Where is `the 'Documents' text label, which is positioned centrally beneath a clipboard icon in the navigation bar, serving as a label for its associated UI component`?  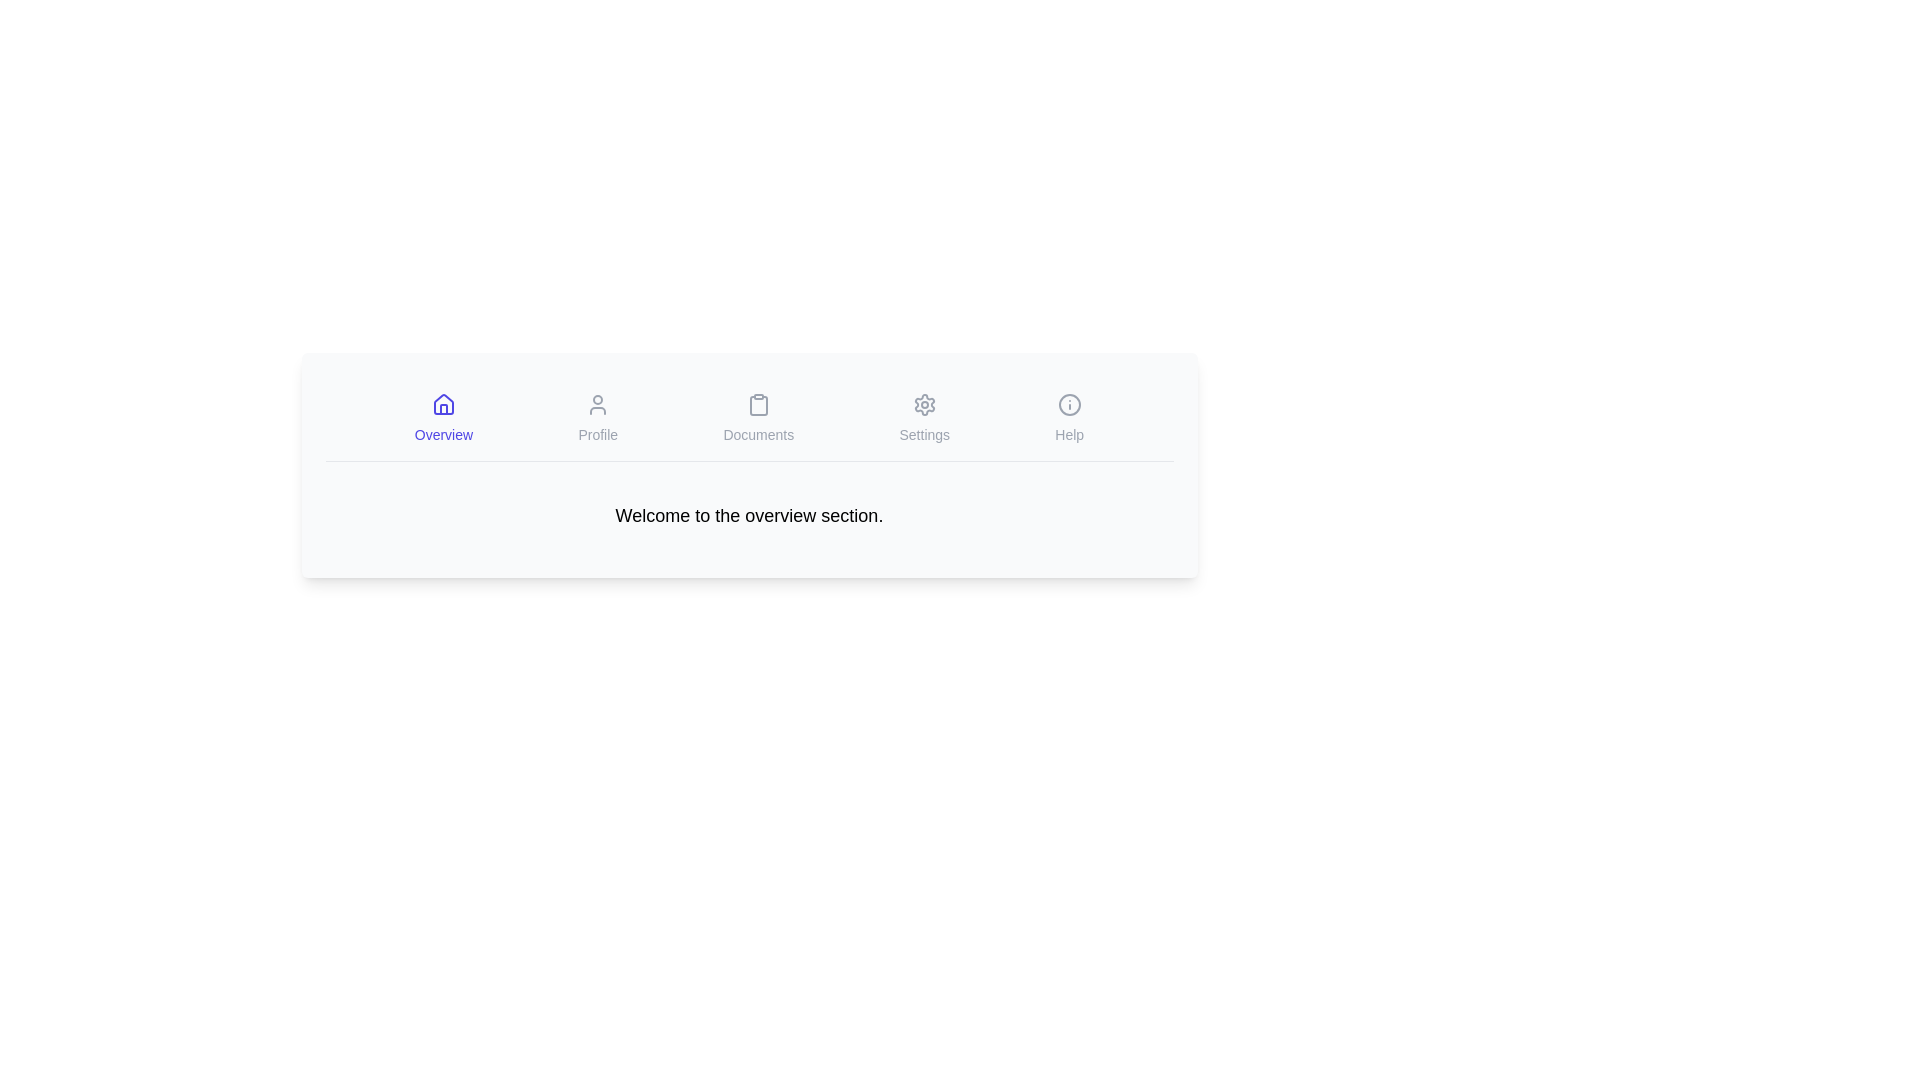
the 'Documents' text label, which is positioned centrally beneath a clipboard icon in the navigation bar, serving as a label for its associated UI component is located at coordinates (757, 434).